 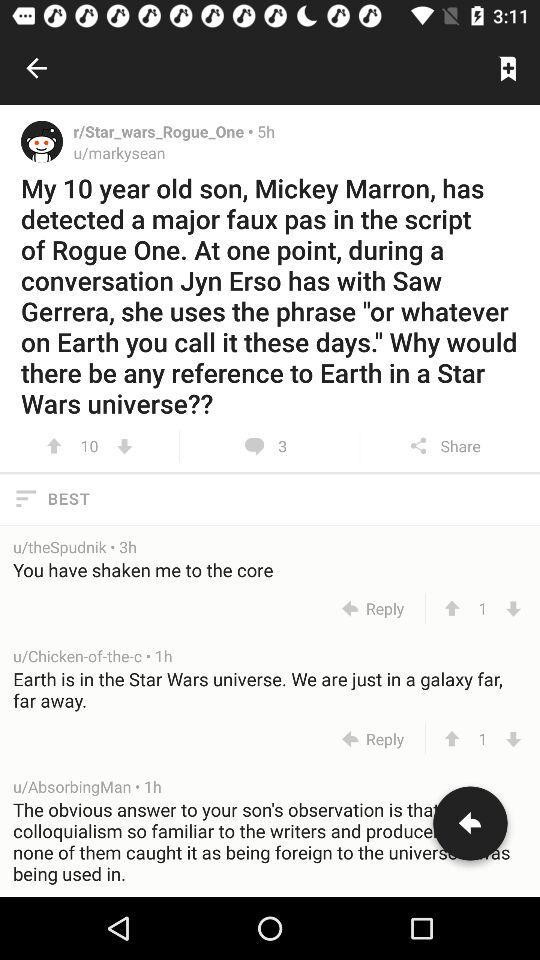 What do you see at coordinates (513, 607) in the screenshot?
I see `votes the comment down` at bounding box center [513, 607].